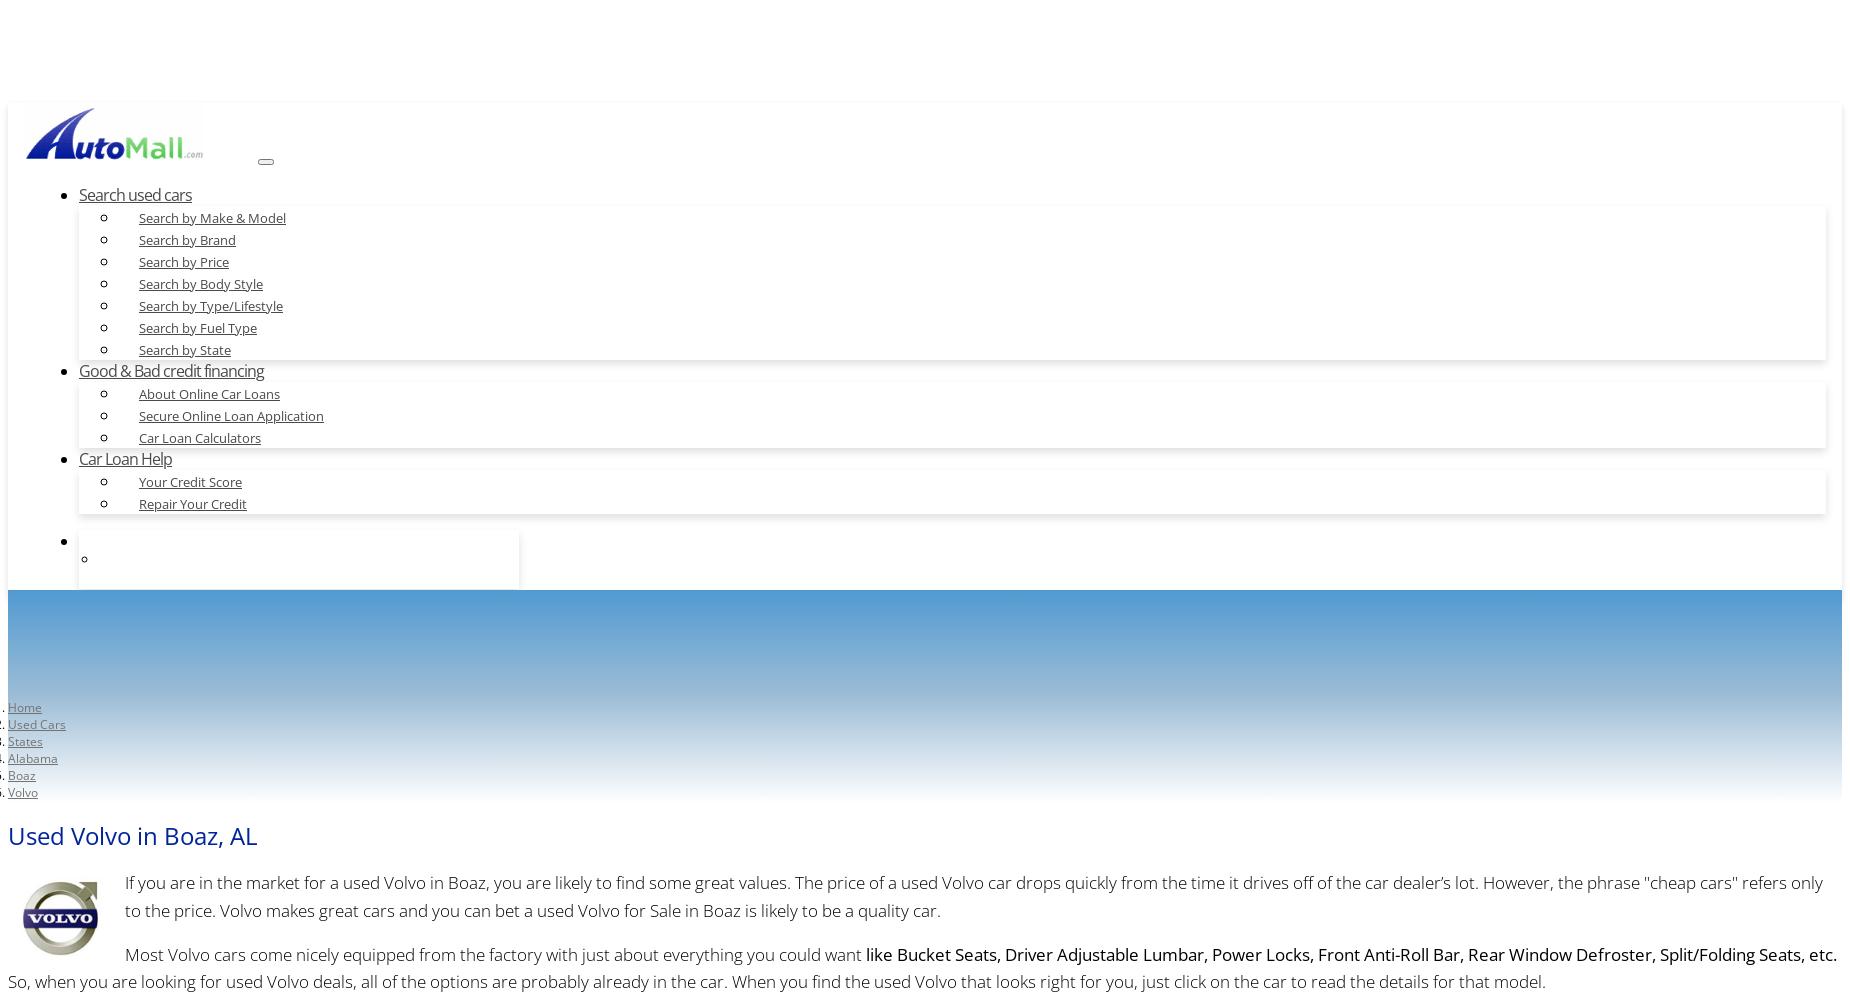  What do you see at coordinates (211, 216) in the screenshot?
I see `'Search by Make & Model'` at bounding box center [211, 216].